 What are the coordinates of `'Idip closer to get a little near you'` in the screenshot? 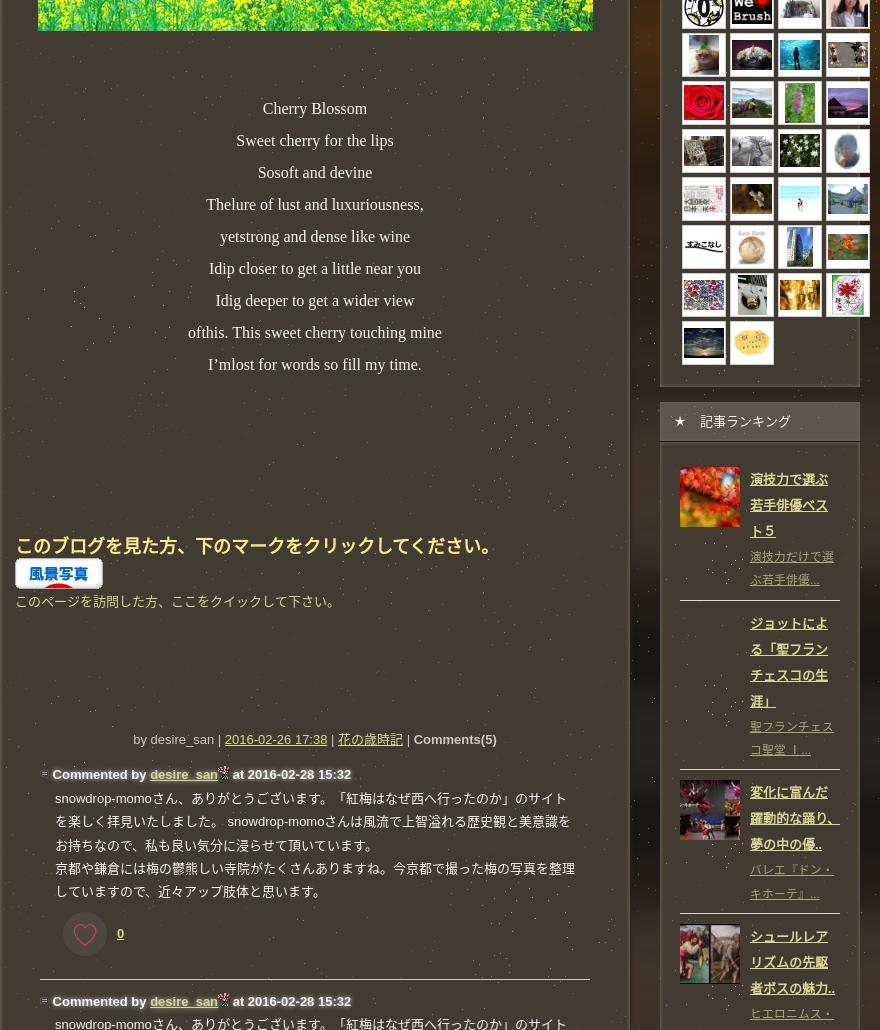 It's located at (209, 266).